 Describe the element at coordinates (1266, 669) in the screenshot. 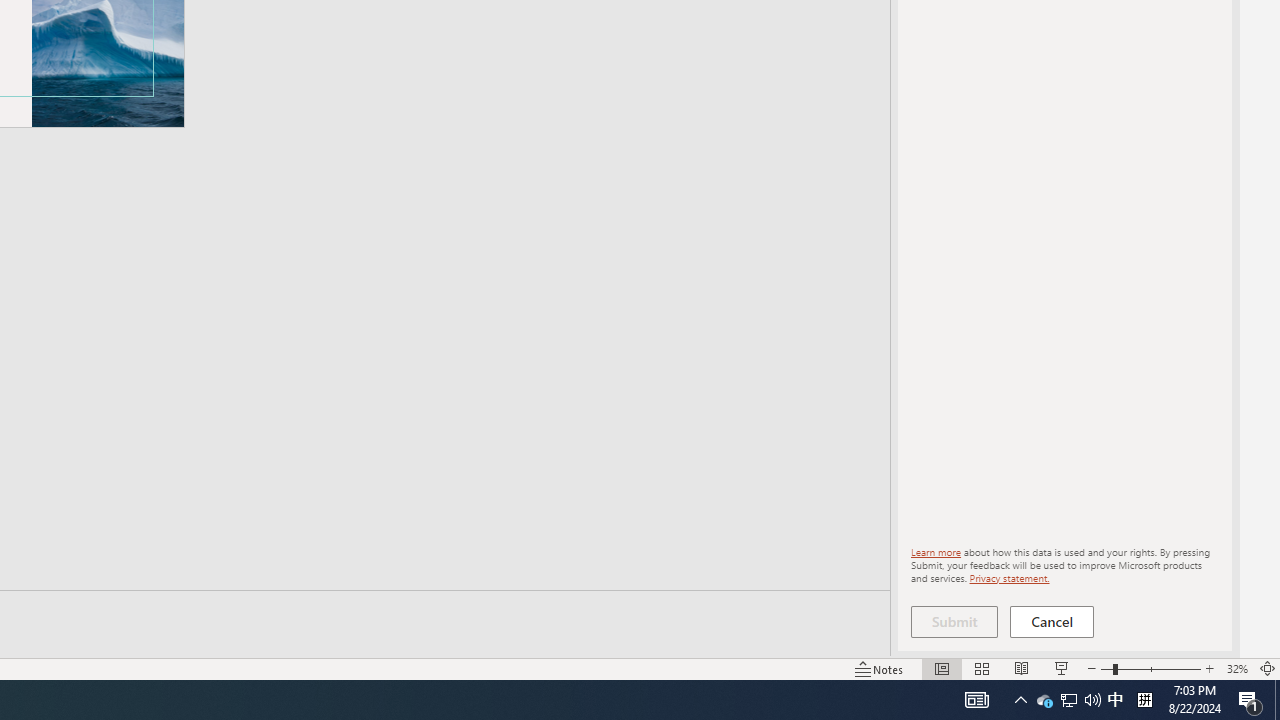

I see `'Zoom to Fit '` at that location.